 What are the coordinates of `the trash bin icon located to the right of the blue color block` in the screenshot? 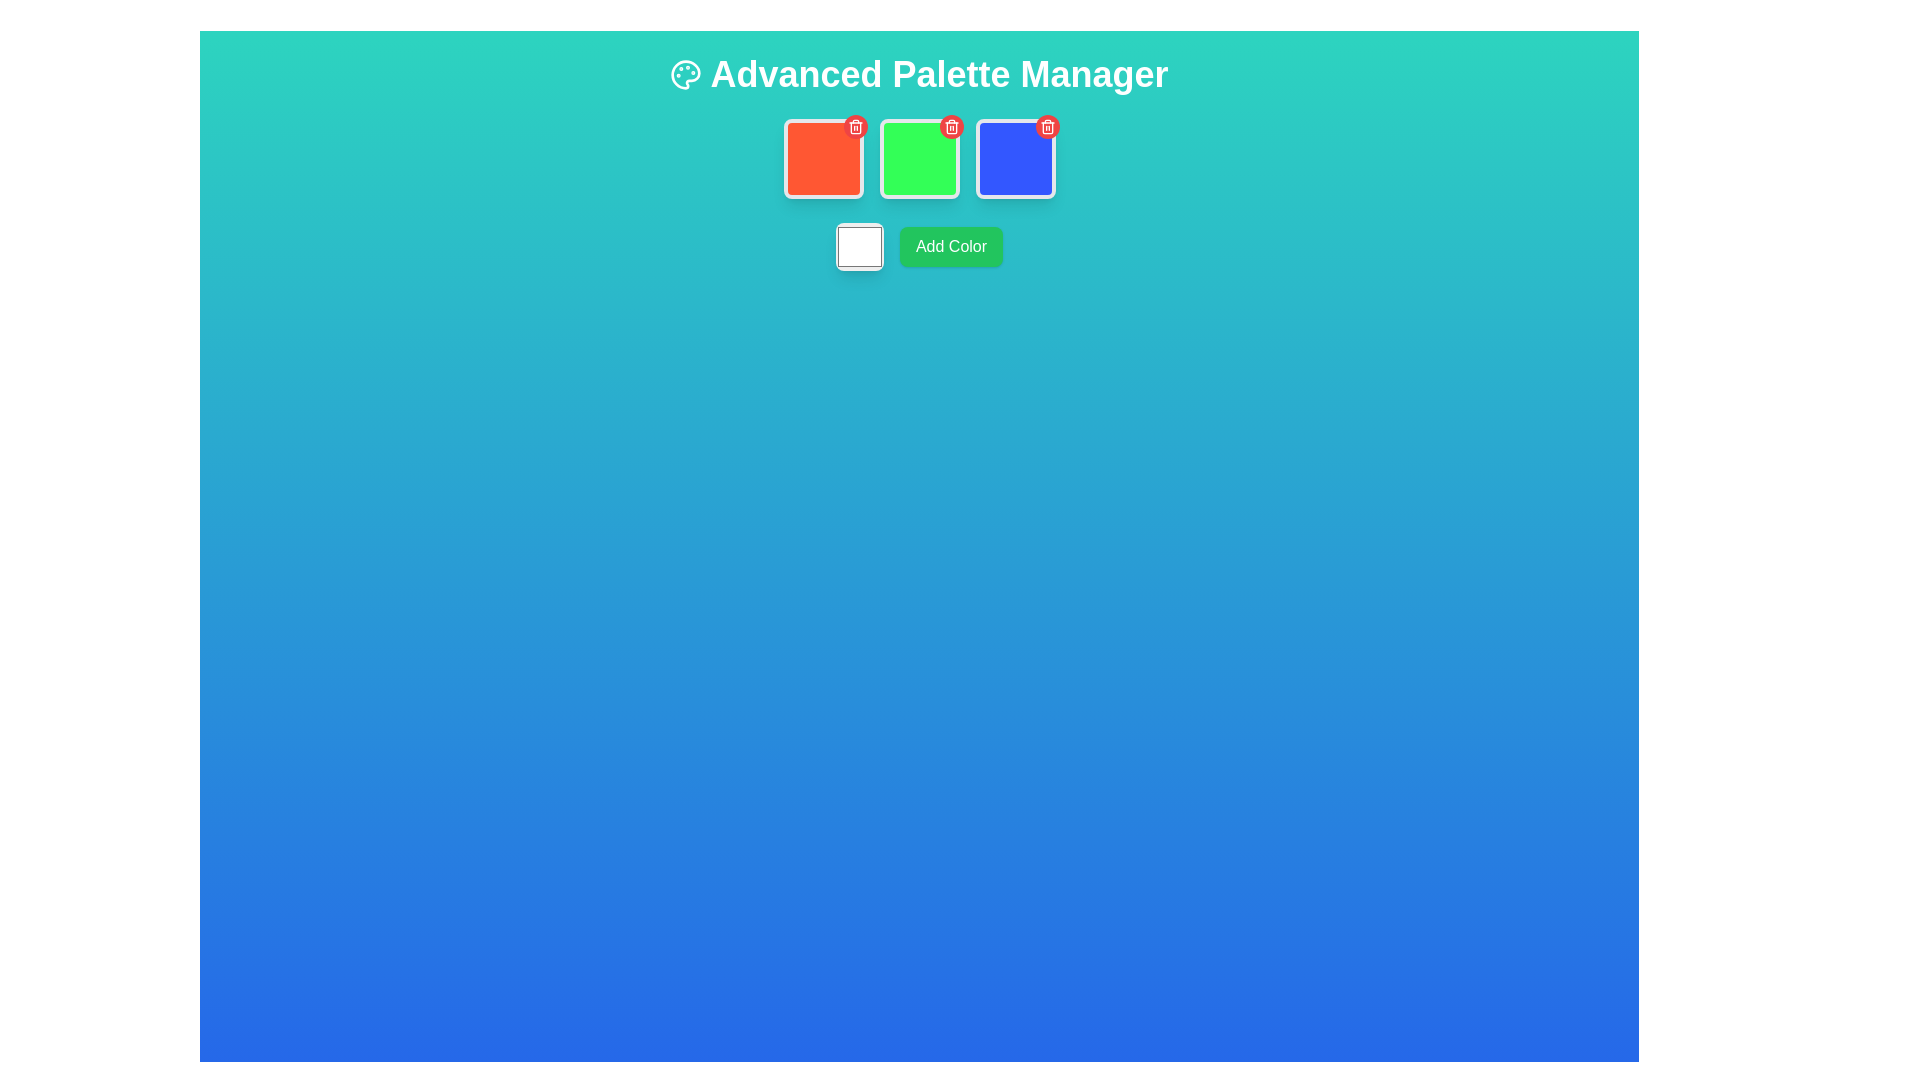 It's located at (1046, 128).